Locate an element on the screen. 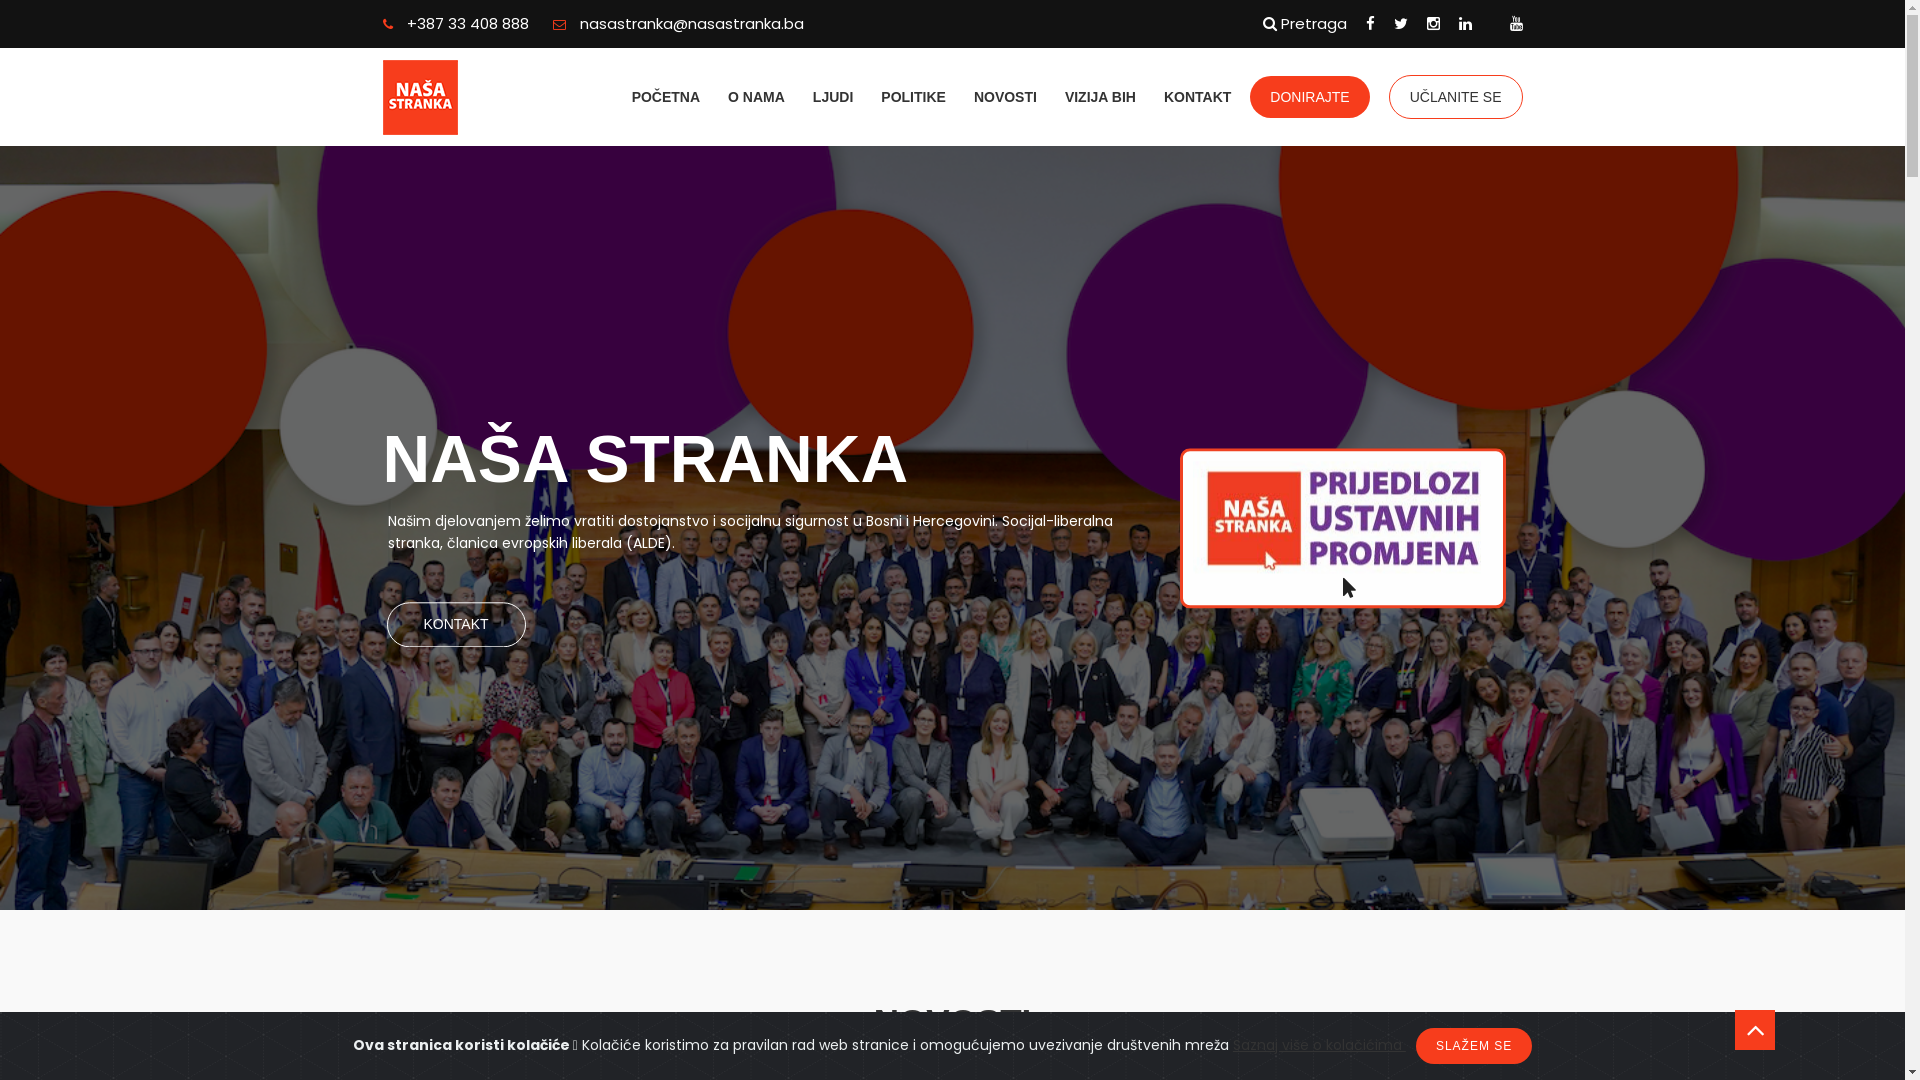 This screenshot has height=1080, width=1920. 'Logo' is located at coordinates (463, 97).